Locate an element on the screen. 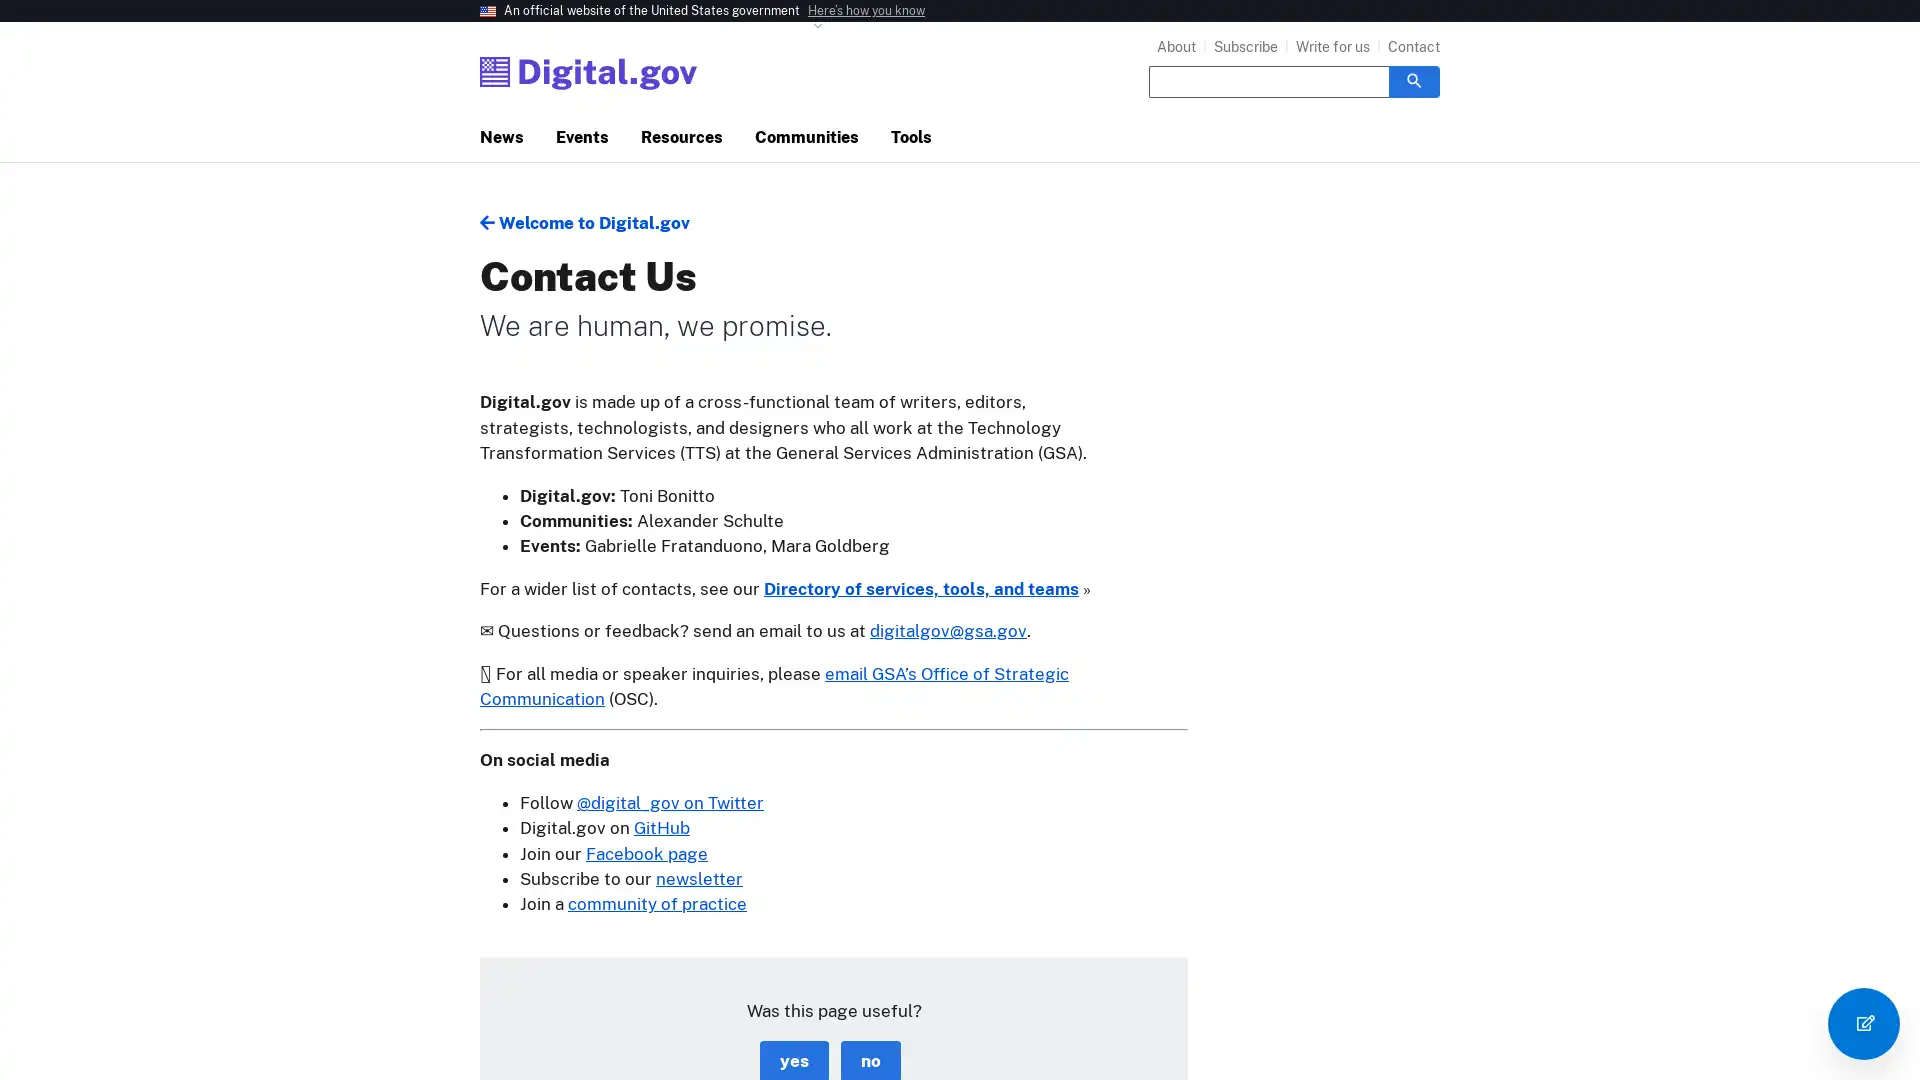 The width and height of the screenshot is (1920, 1080). edit is located at coordinates (1862, 1023).